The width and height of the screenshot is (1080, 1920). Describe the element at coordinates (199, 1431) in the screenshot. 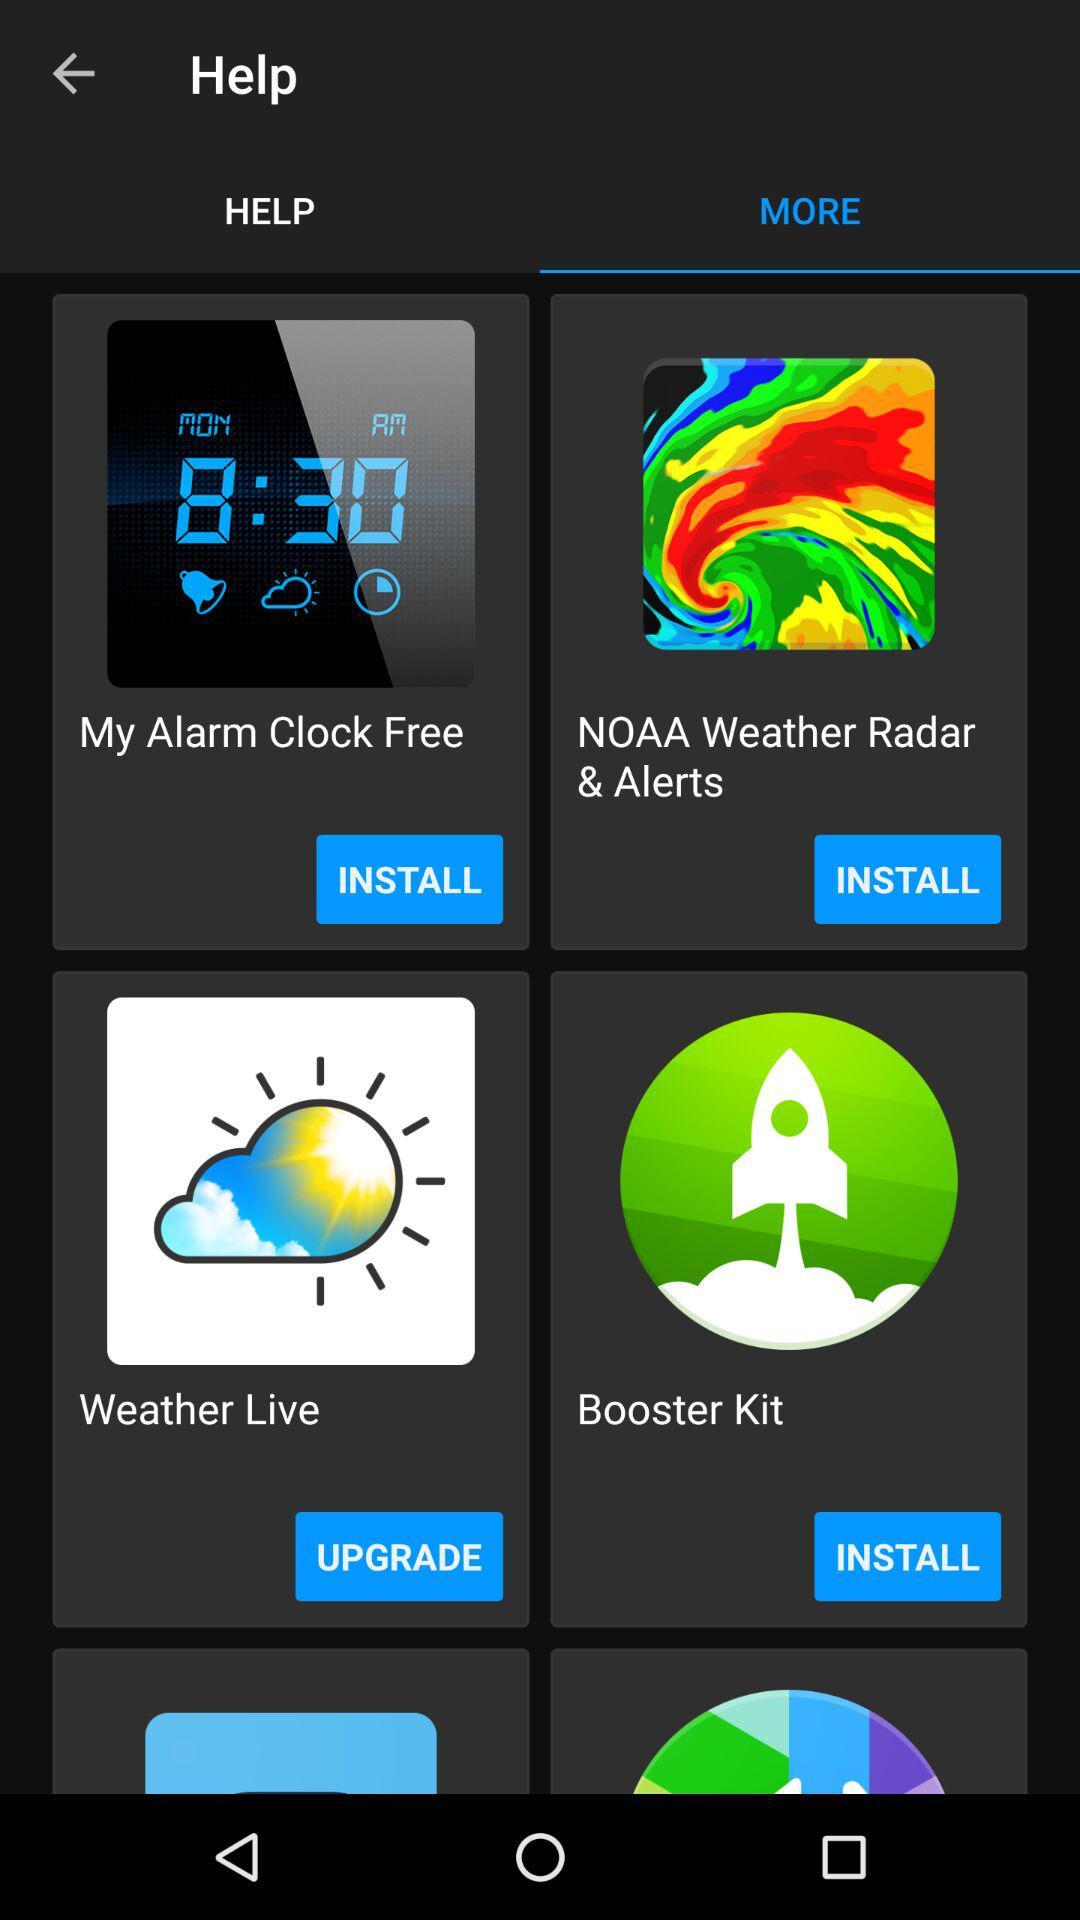

I see `item above upgrade item` at that location.